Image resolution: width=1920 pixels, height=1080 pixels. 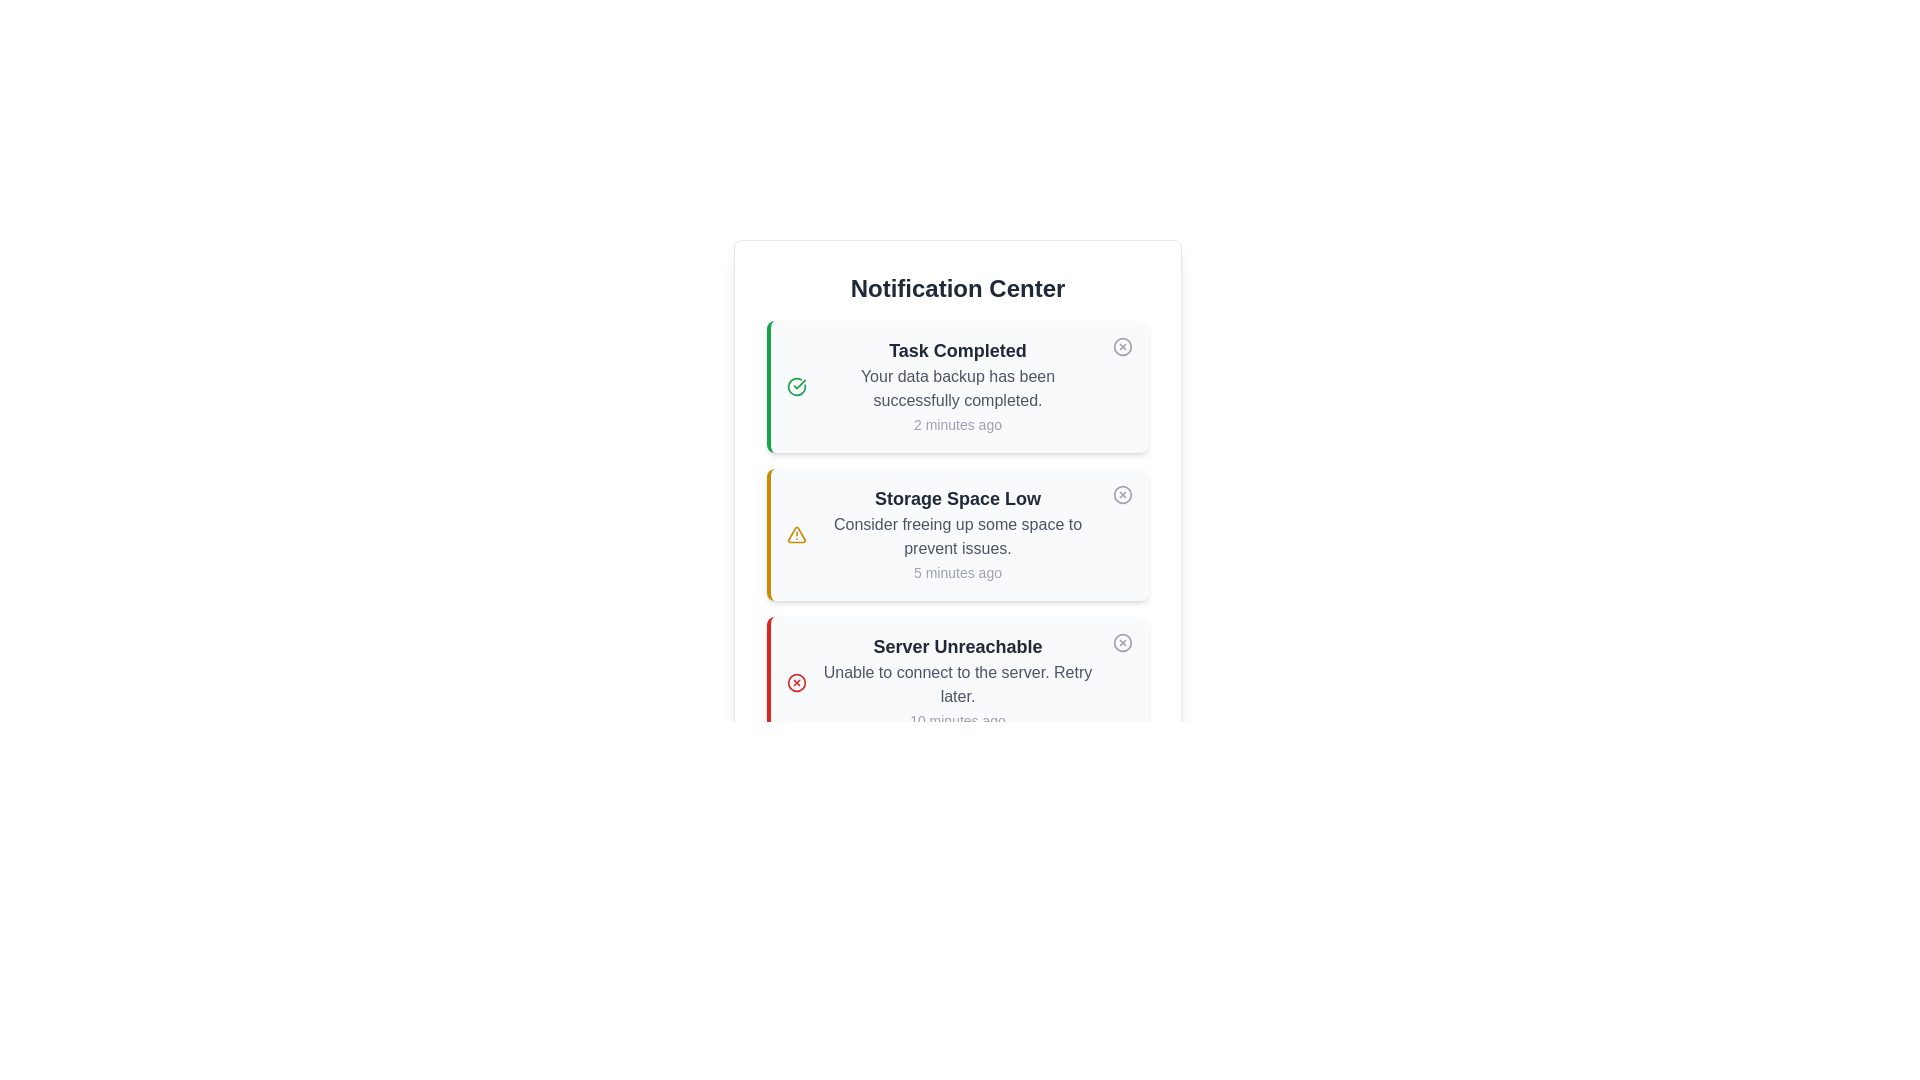 I want to click on the second notification card in the Notification Center, which has a yellow border, to focus on it, so click(x=957, y=534).